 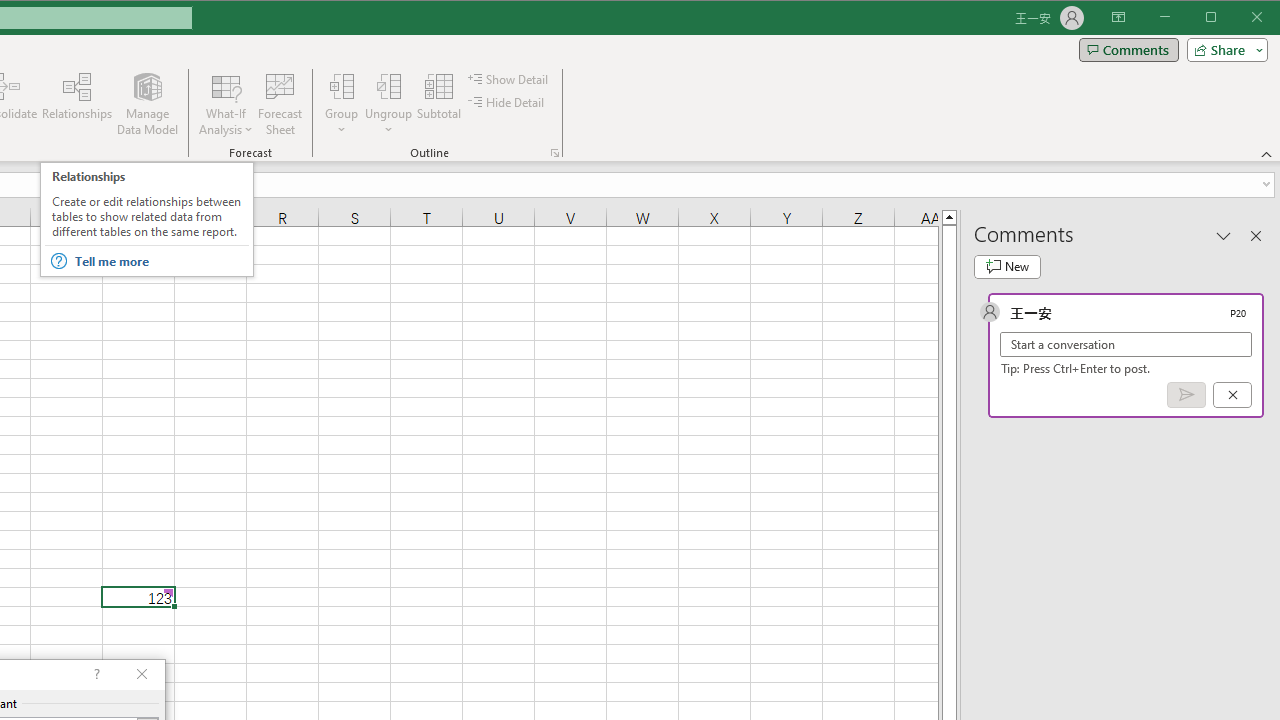 What do you see at coordinates (1186, 395) in the screenshot?
I see `'Post comment (Ctrl + Enter)'` at bounding box center [1186, 395].